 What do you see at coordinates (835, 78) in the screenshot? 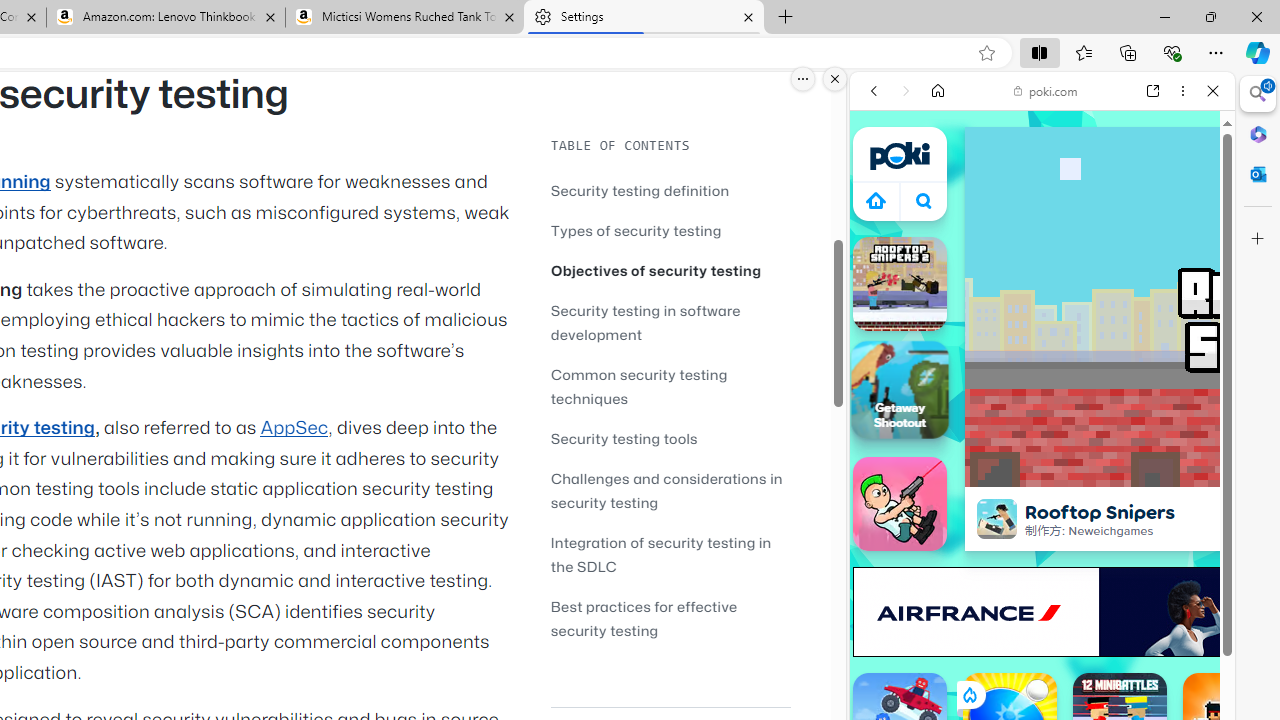
I see `'Close split screen.'` at bounding box center [835, 78].